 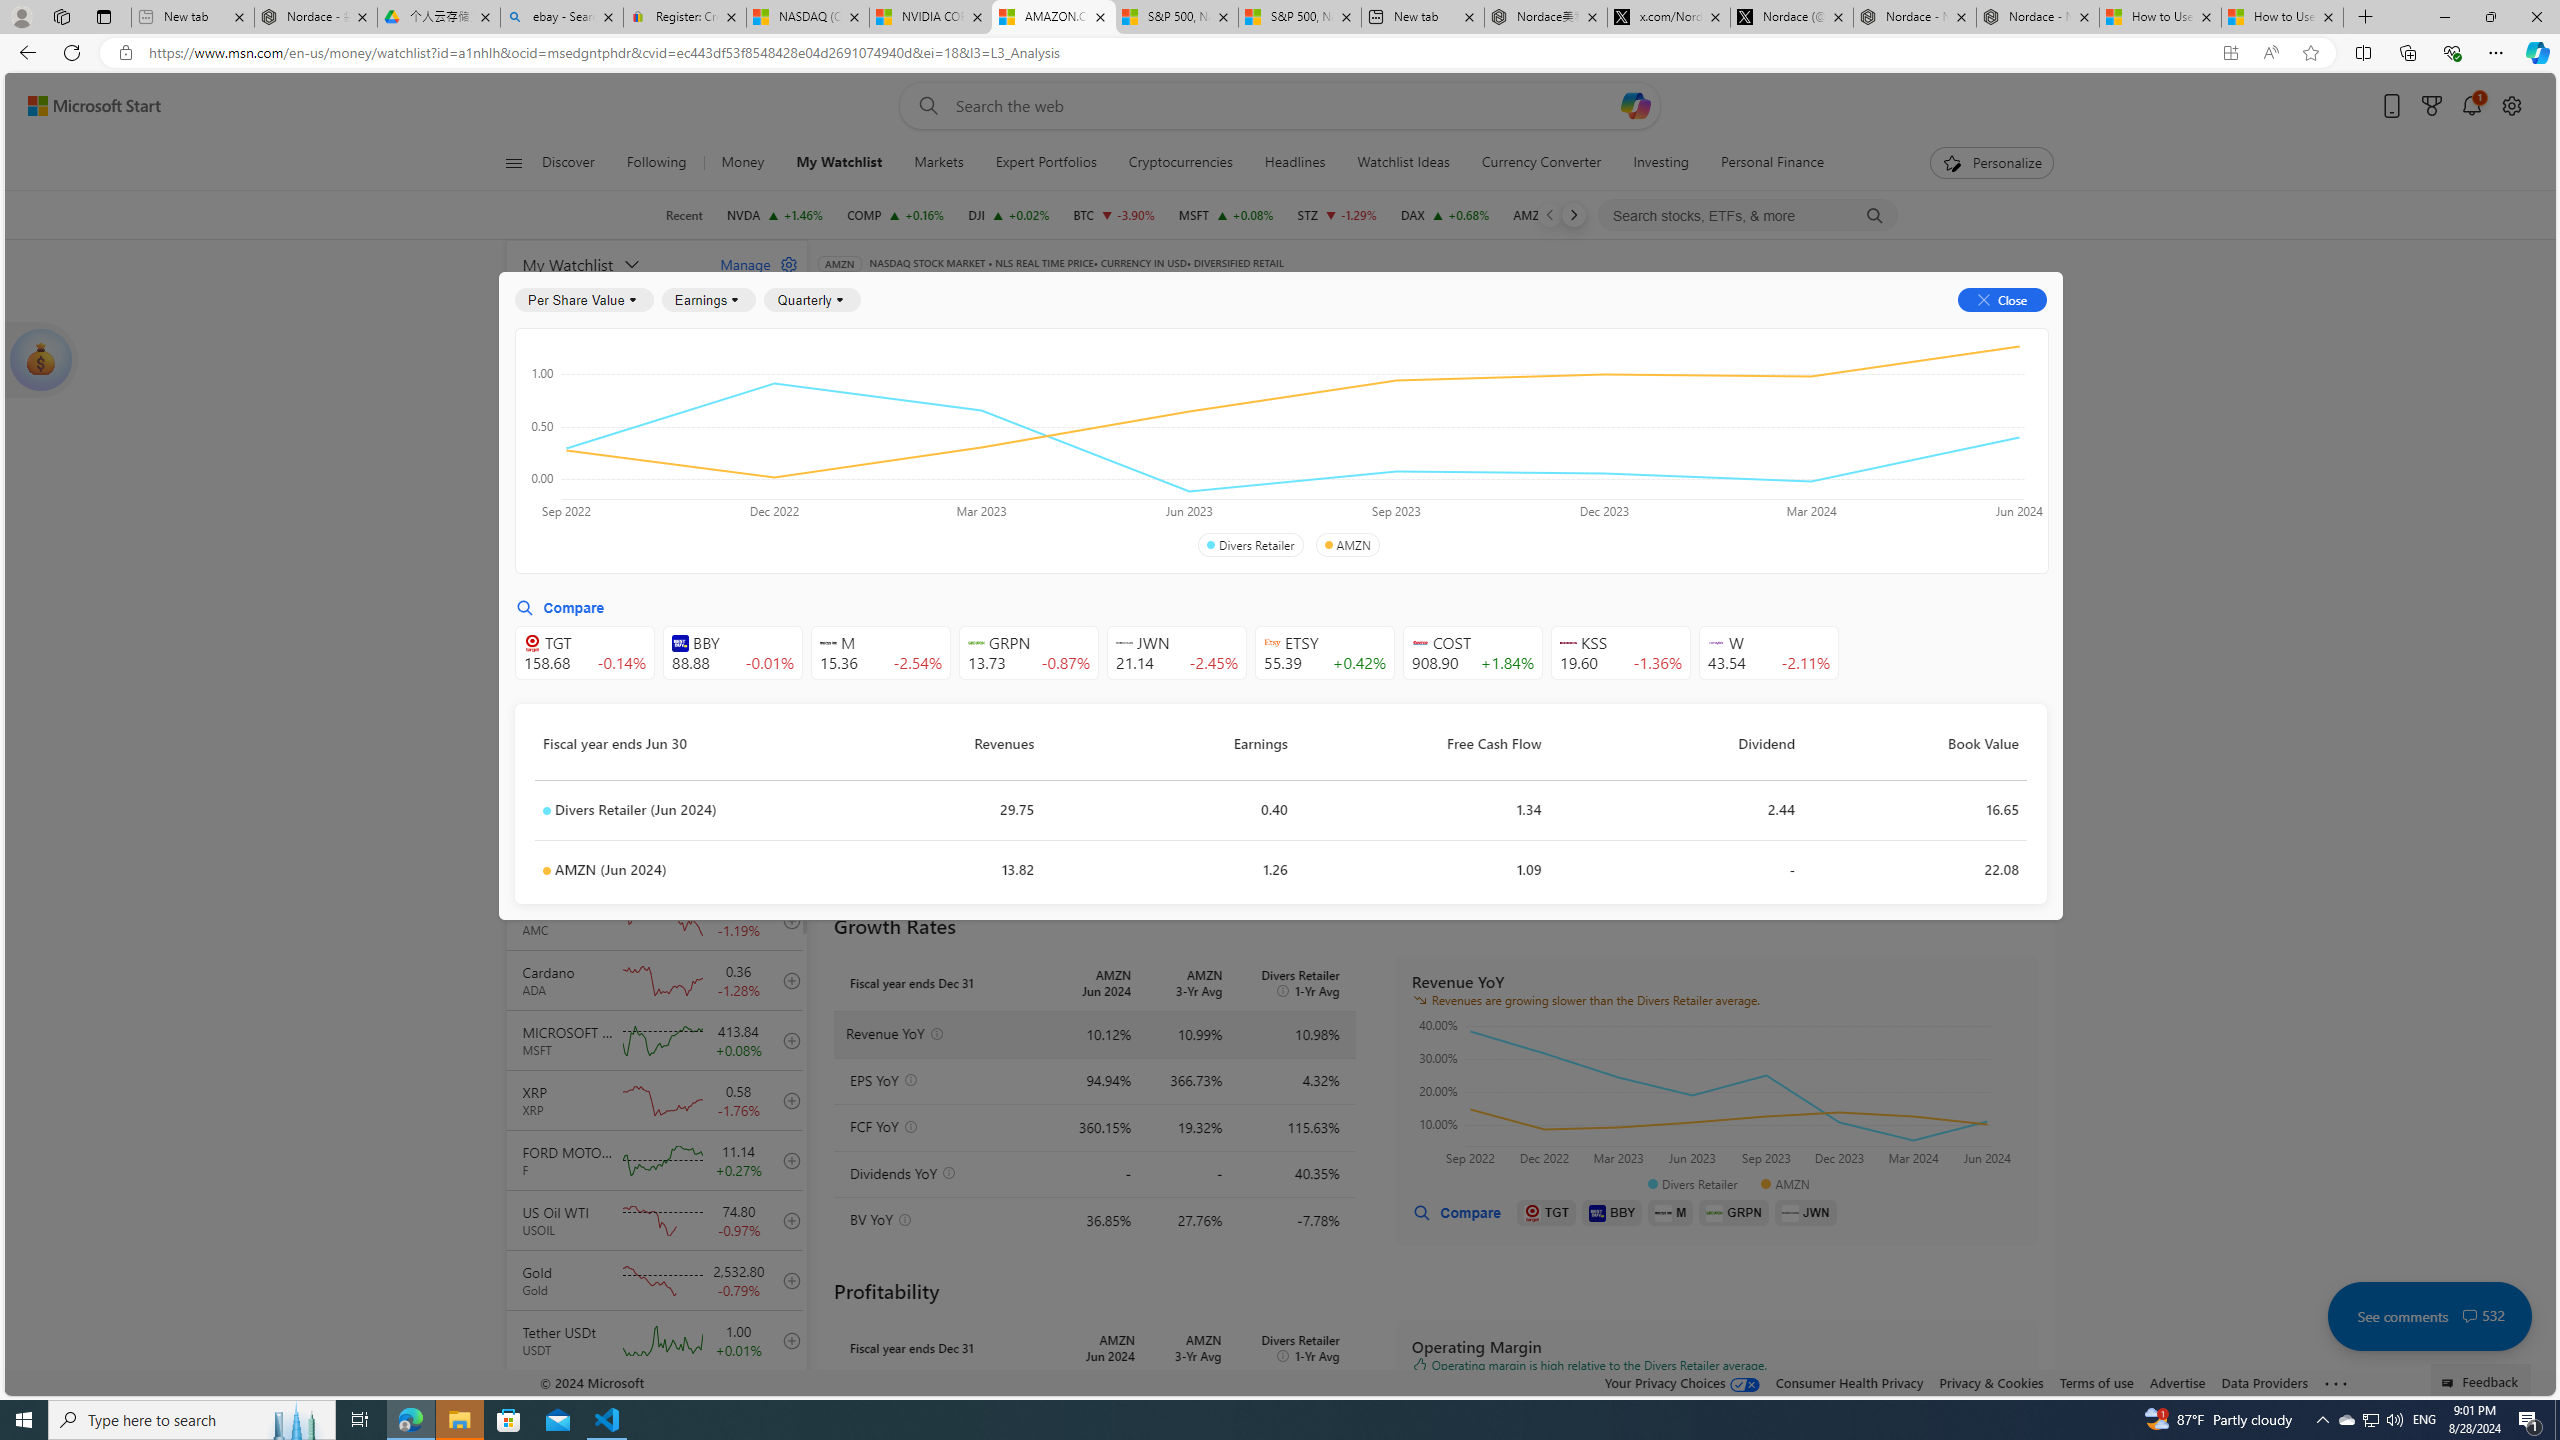 What do you see at coordinates (1848, 1382) in the screenshot?
I see `'Consumer Health Privacy'` at bounding box center [1848, 1382].